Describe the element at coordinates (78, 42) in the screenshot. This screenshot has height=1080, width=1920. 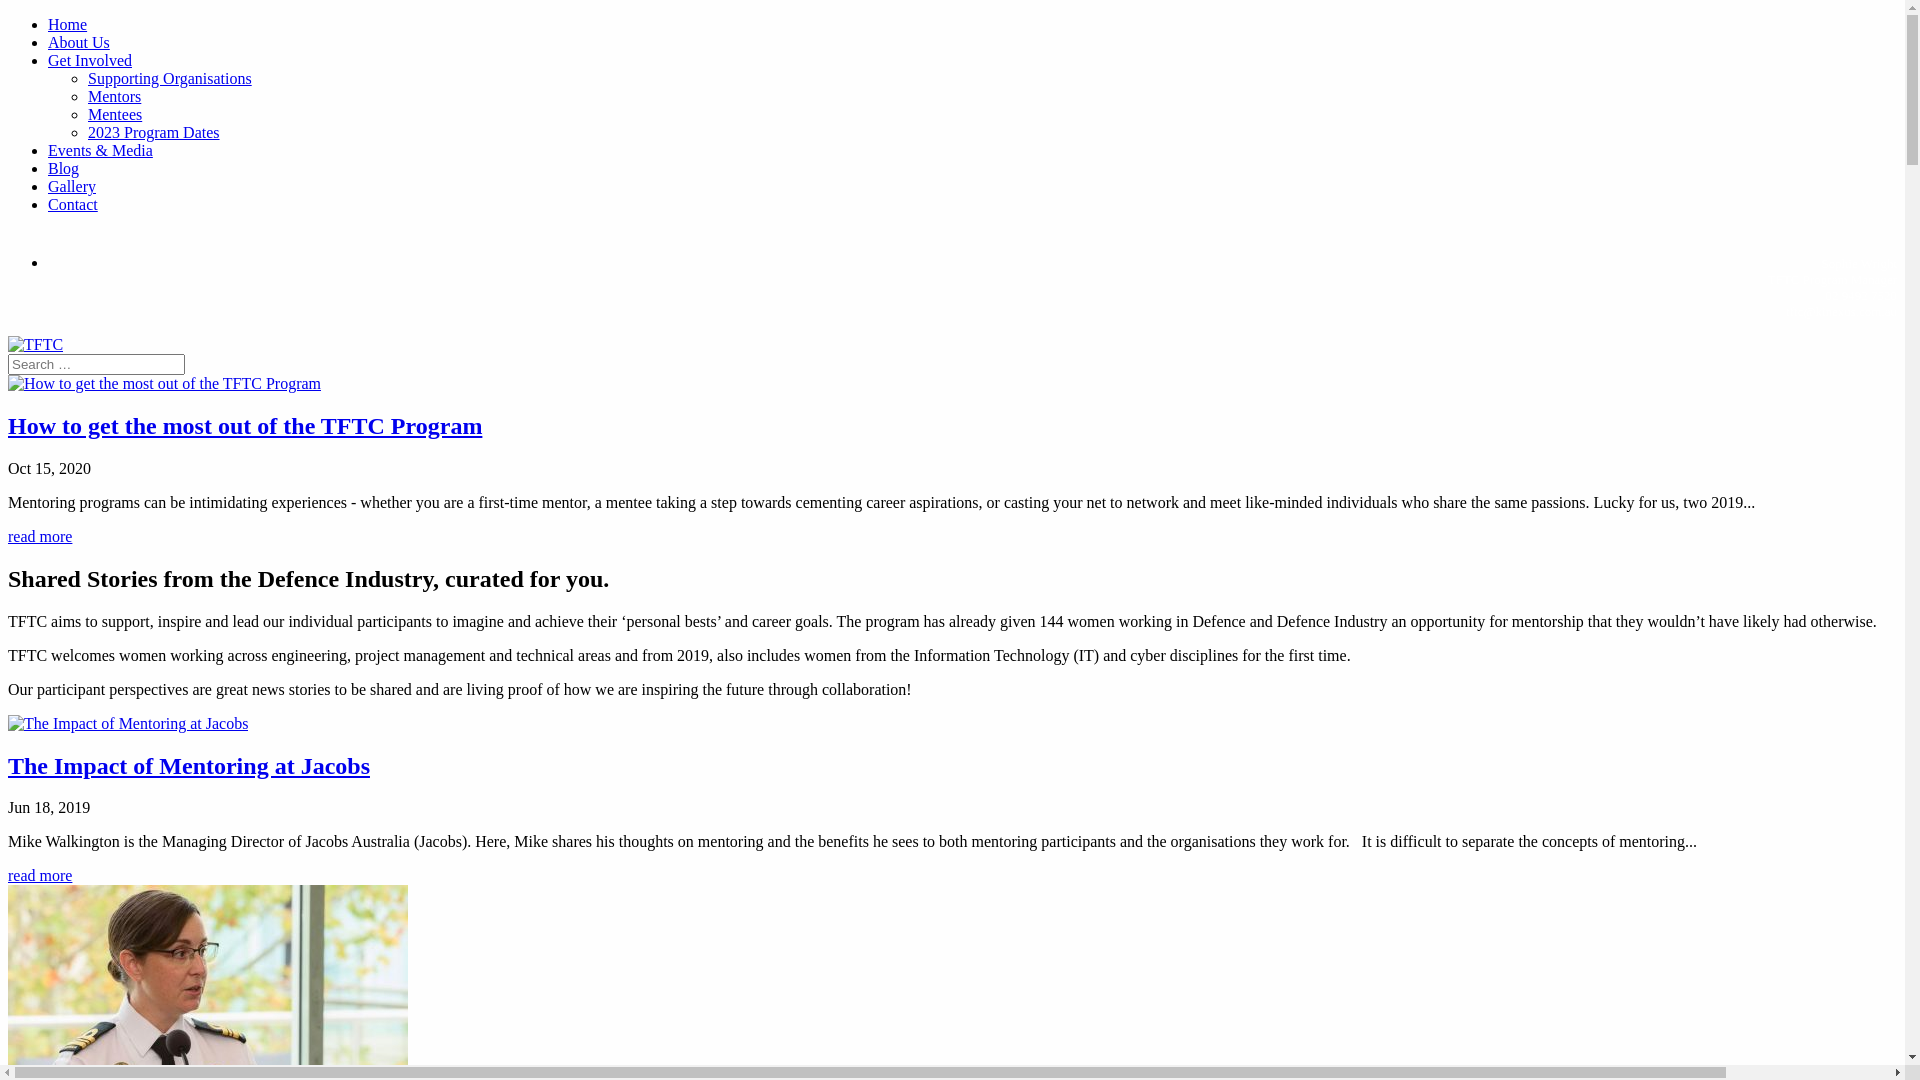
I see `'About Us'` at that location.